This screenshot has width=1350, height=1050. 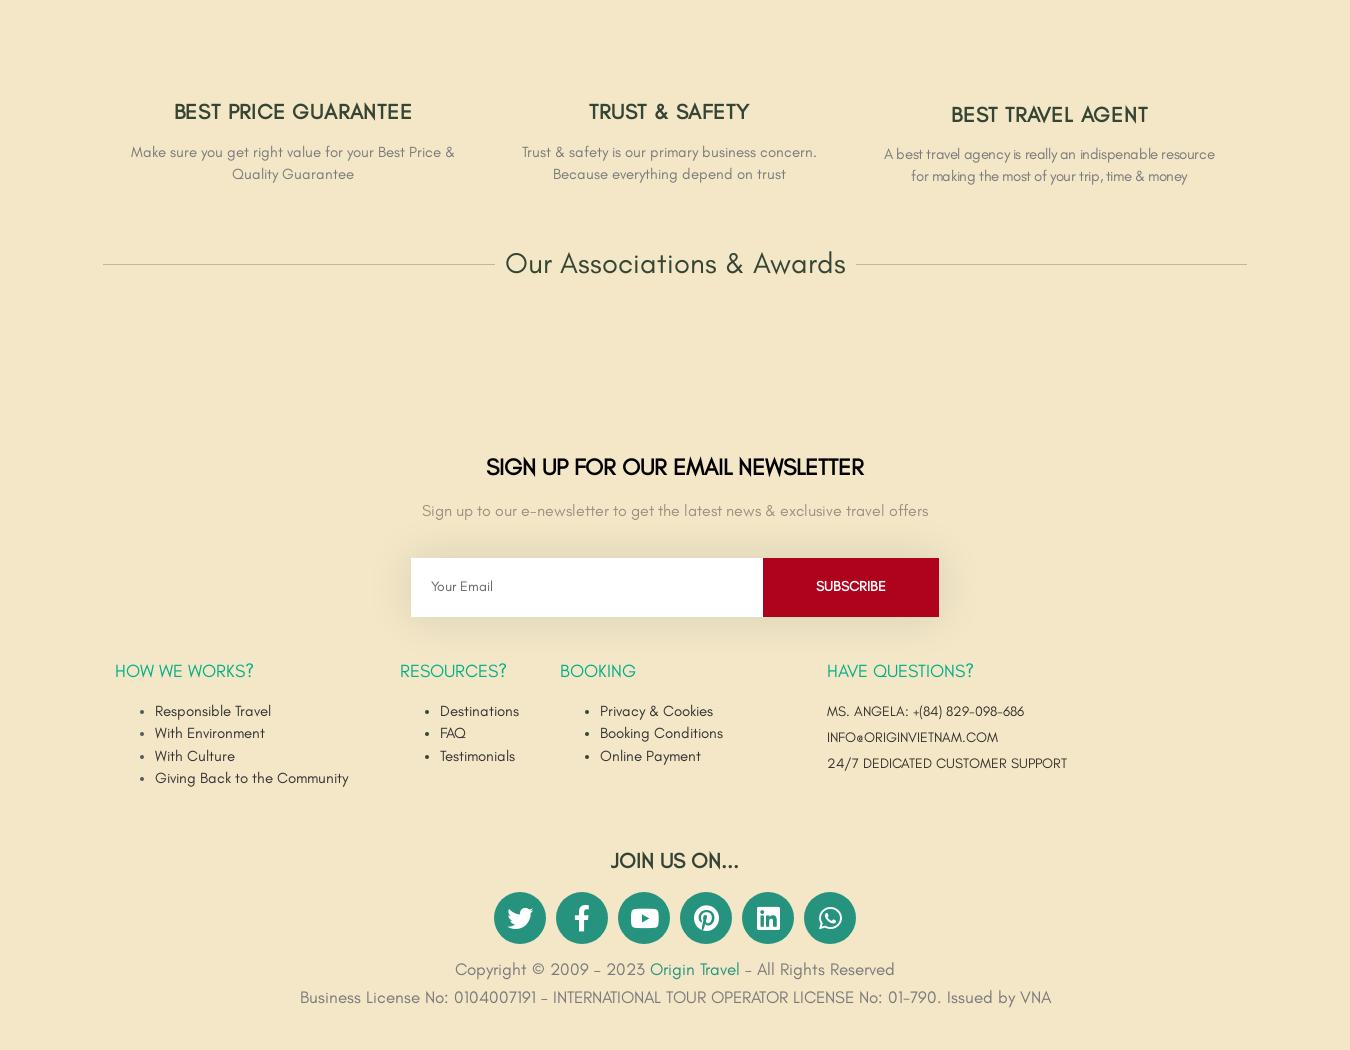 I want to click on '24/7 DEDICATED CUSTOMER SUPPORT', so click(x=946, y=762).